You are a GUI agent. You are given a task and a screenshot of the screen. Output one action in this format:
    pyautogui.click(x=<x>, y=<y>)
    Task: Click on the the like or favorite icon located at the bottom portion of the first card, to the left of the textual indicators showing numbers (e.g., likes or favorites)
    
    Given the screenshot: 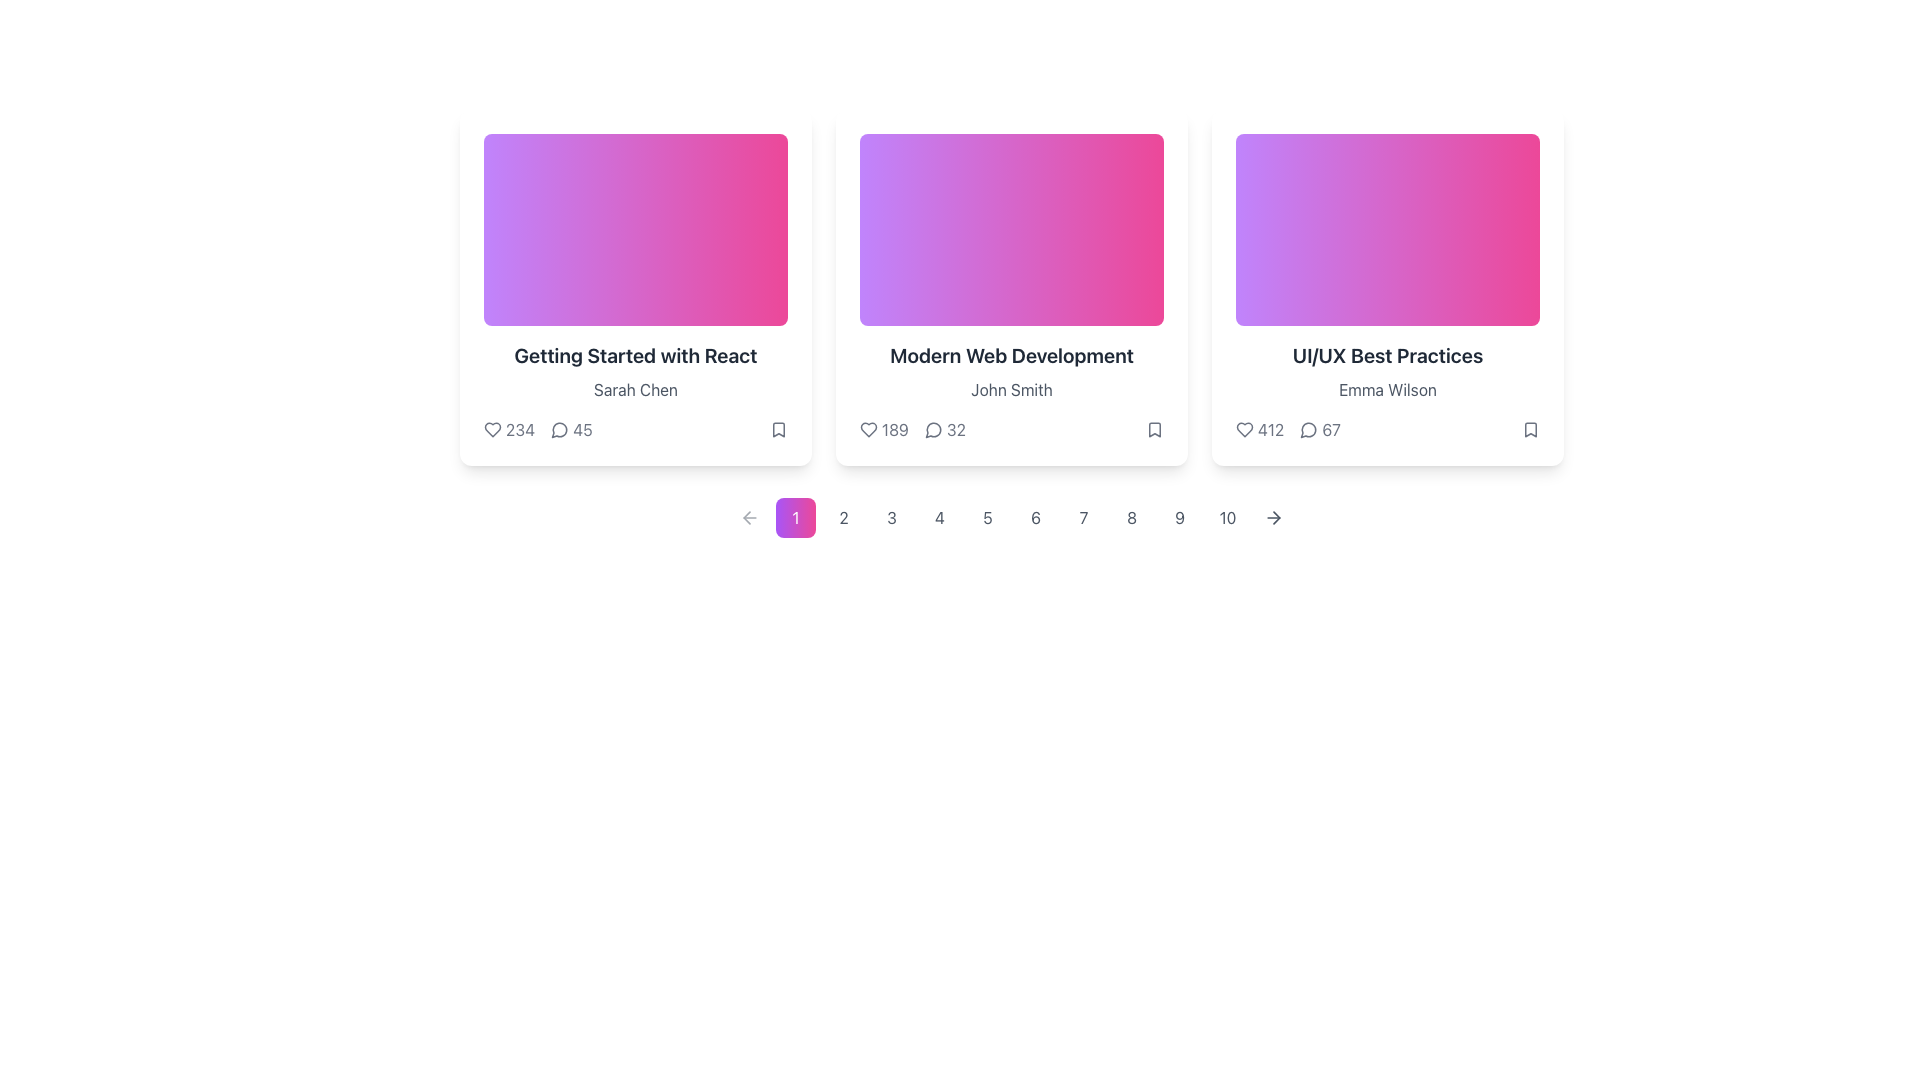 What is the action you would take?
    pyautogui.click(x=493, y=428)
    